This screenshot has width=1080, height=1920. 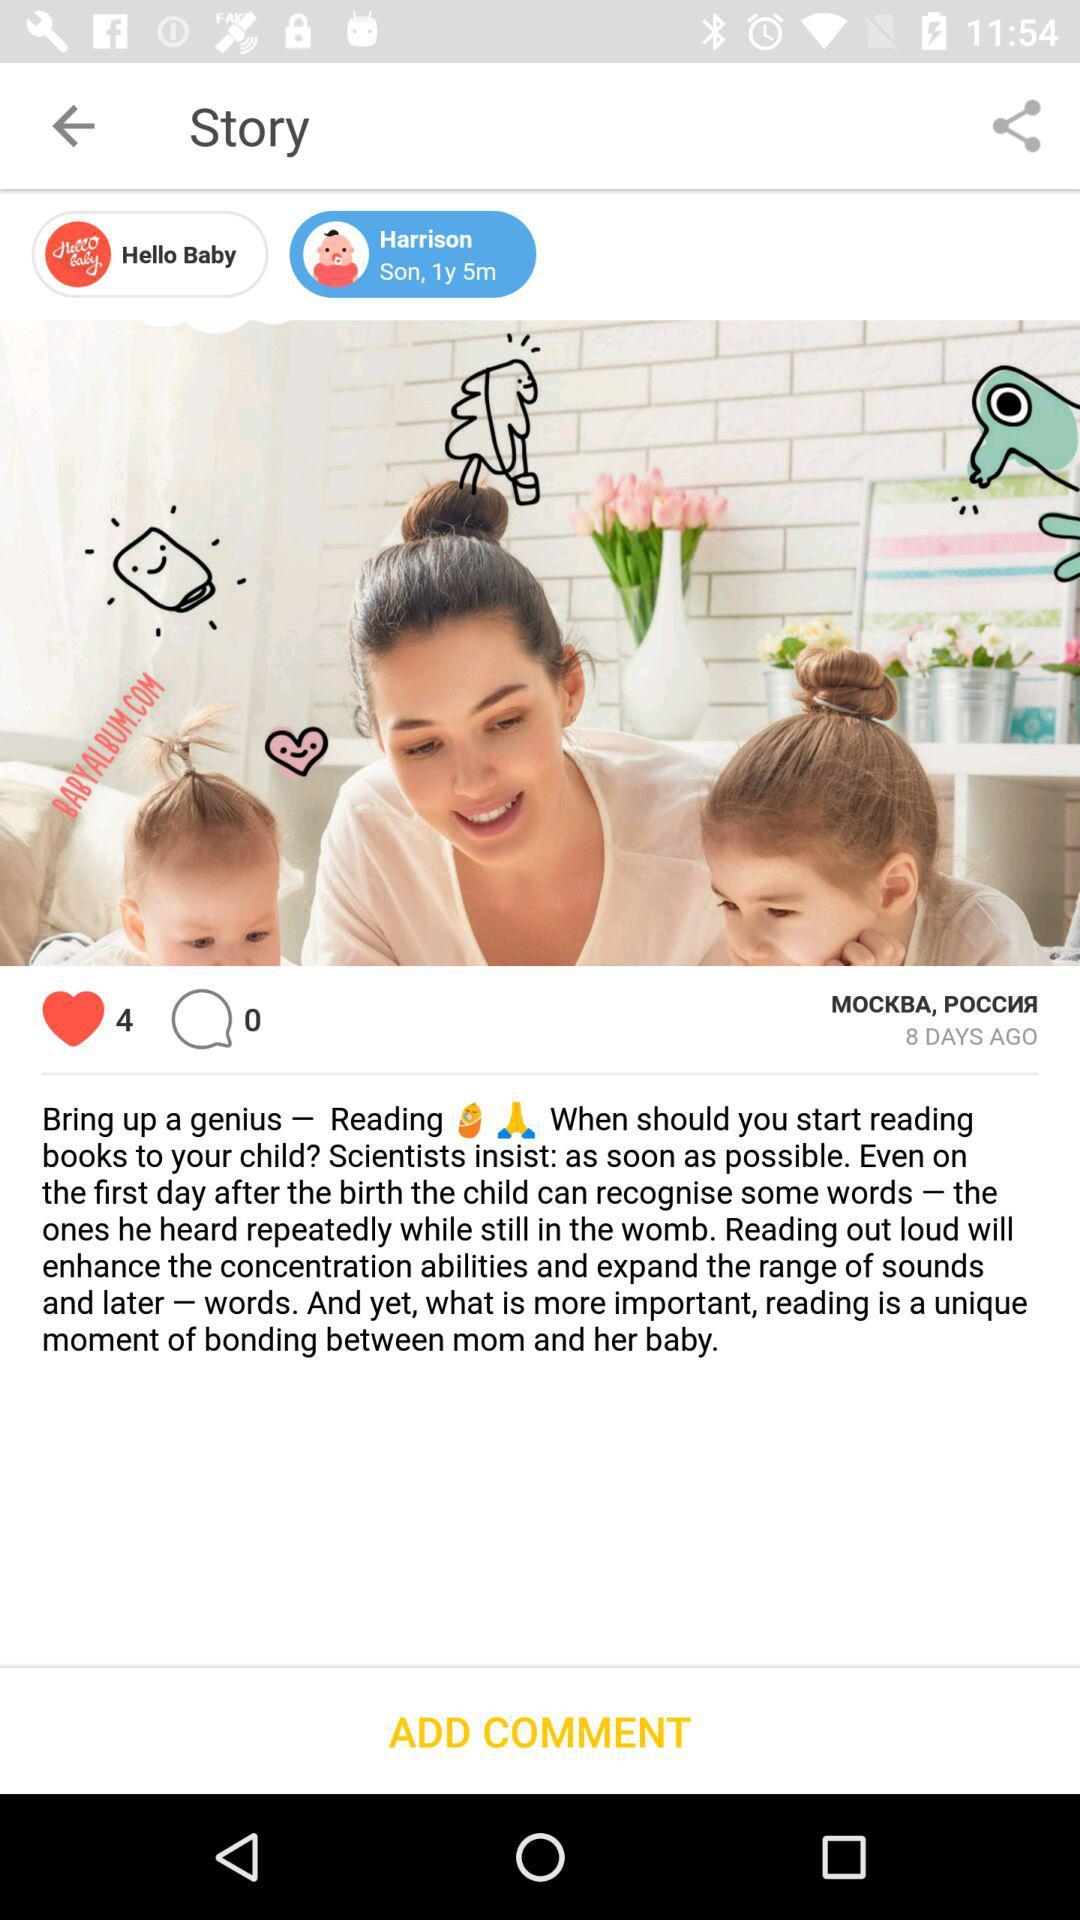 What do you see at coordinates (1017, 124) in the screenshot?
I see `the item to the right of story icon` at bounding box center [1017, 124].